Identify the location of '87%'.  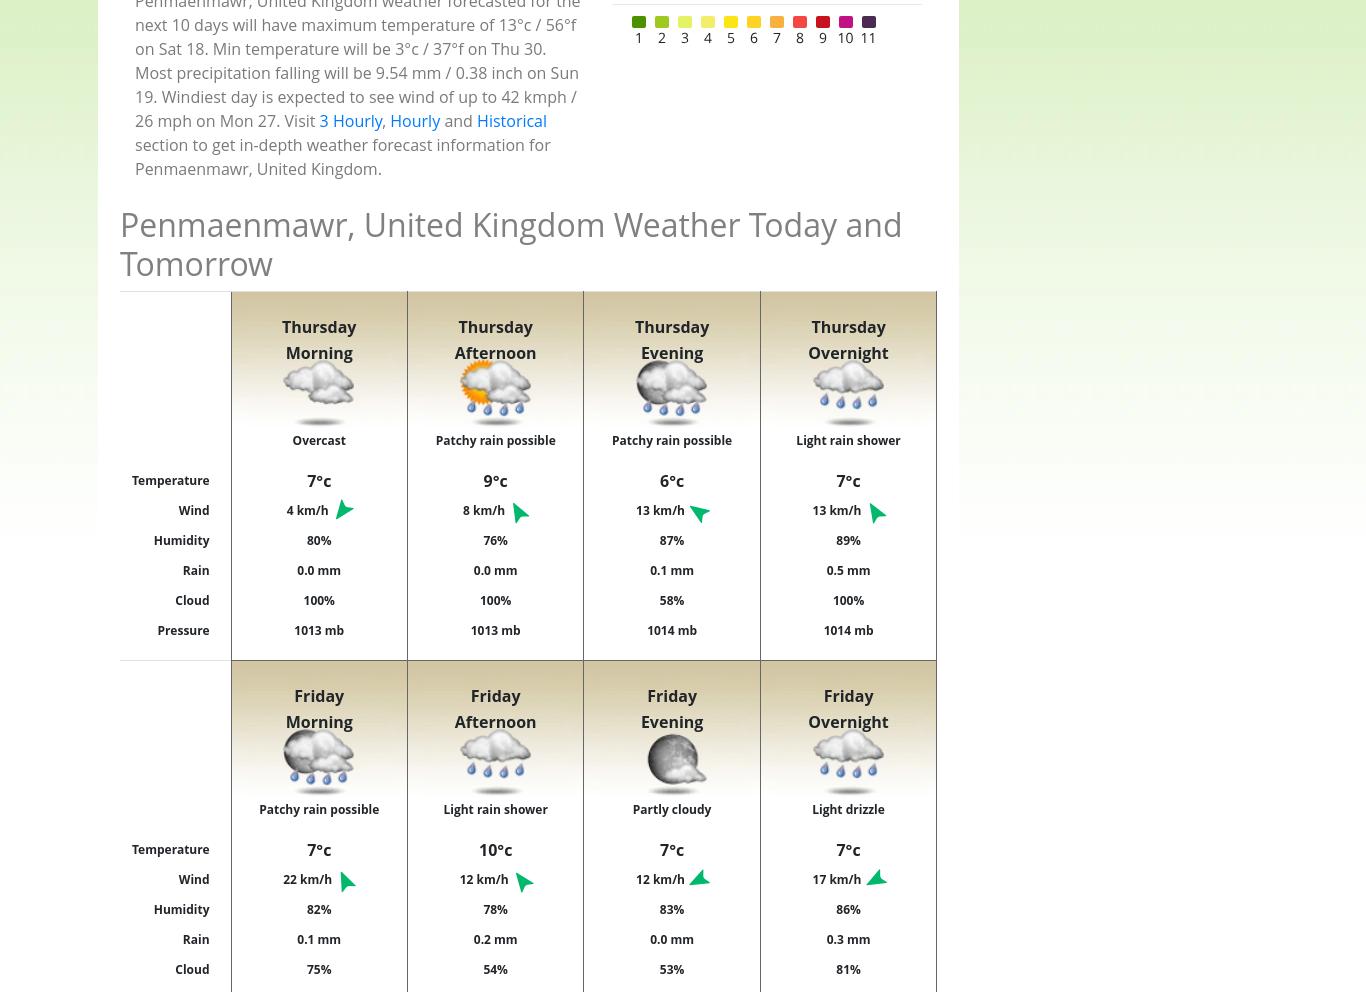
(670, 539).